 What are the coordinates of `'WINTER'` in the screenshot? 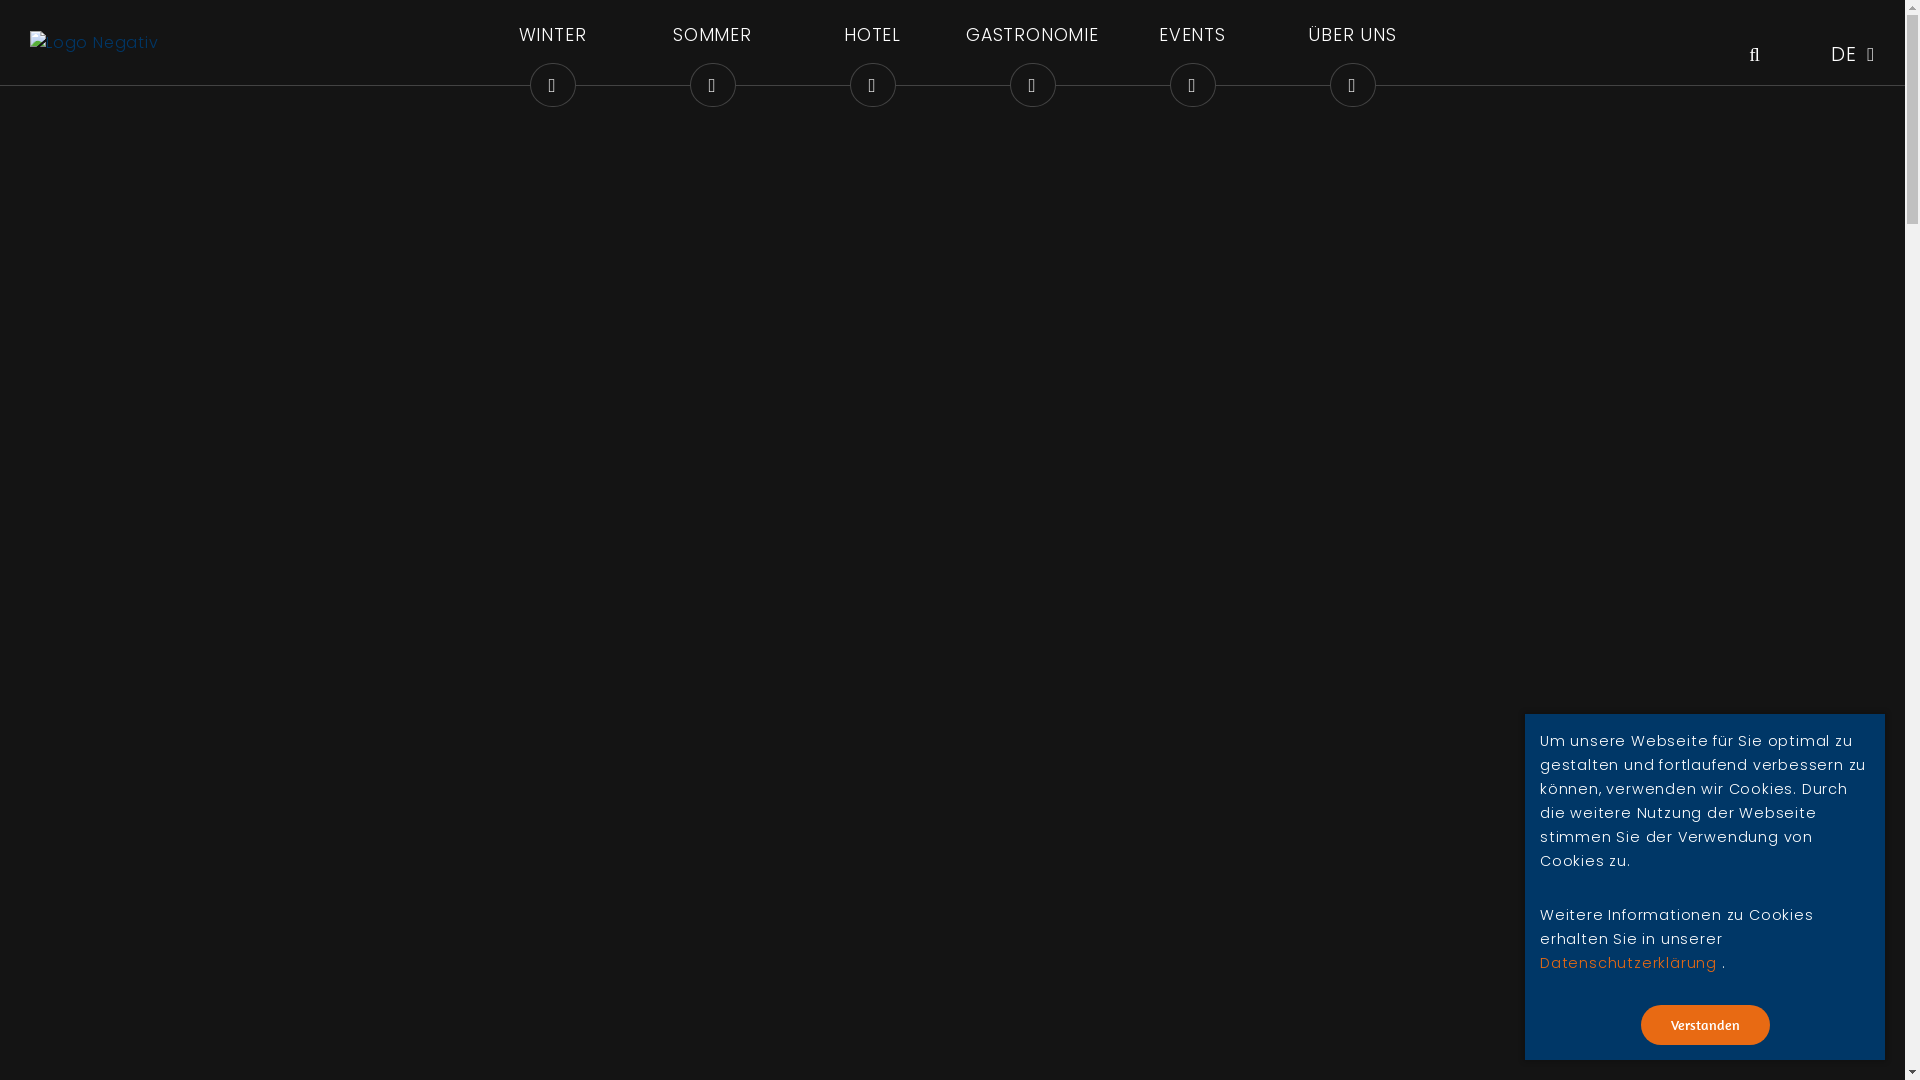 It's located at (481, 45).